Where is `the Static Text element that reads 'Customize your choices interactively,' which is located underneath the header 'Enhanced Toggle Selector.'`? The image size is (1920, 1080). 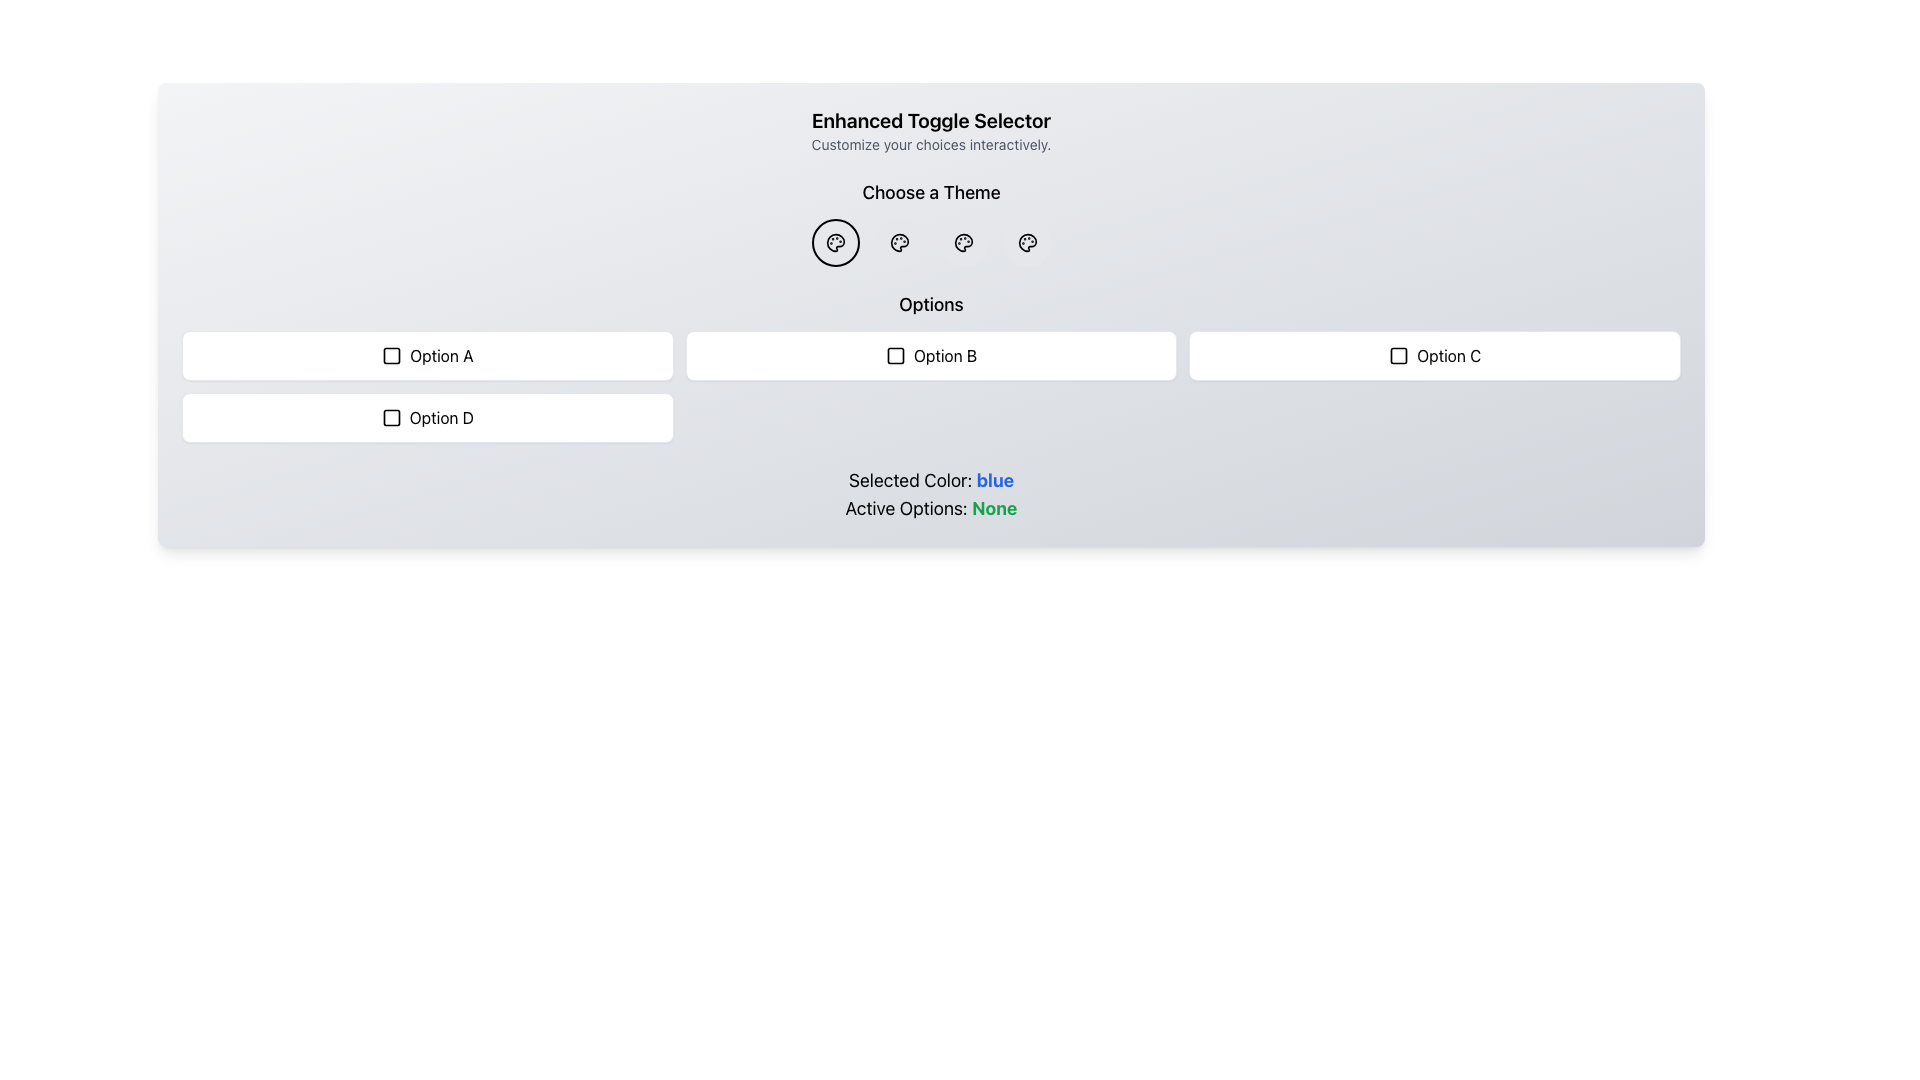
the Static Text element that reads 'Customize your choices interactively,' which is located underneath the header 'Enhanced Toggle Selector.' is located at coordinates (930, 144).